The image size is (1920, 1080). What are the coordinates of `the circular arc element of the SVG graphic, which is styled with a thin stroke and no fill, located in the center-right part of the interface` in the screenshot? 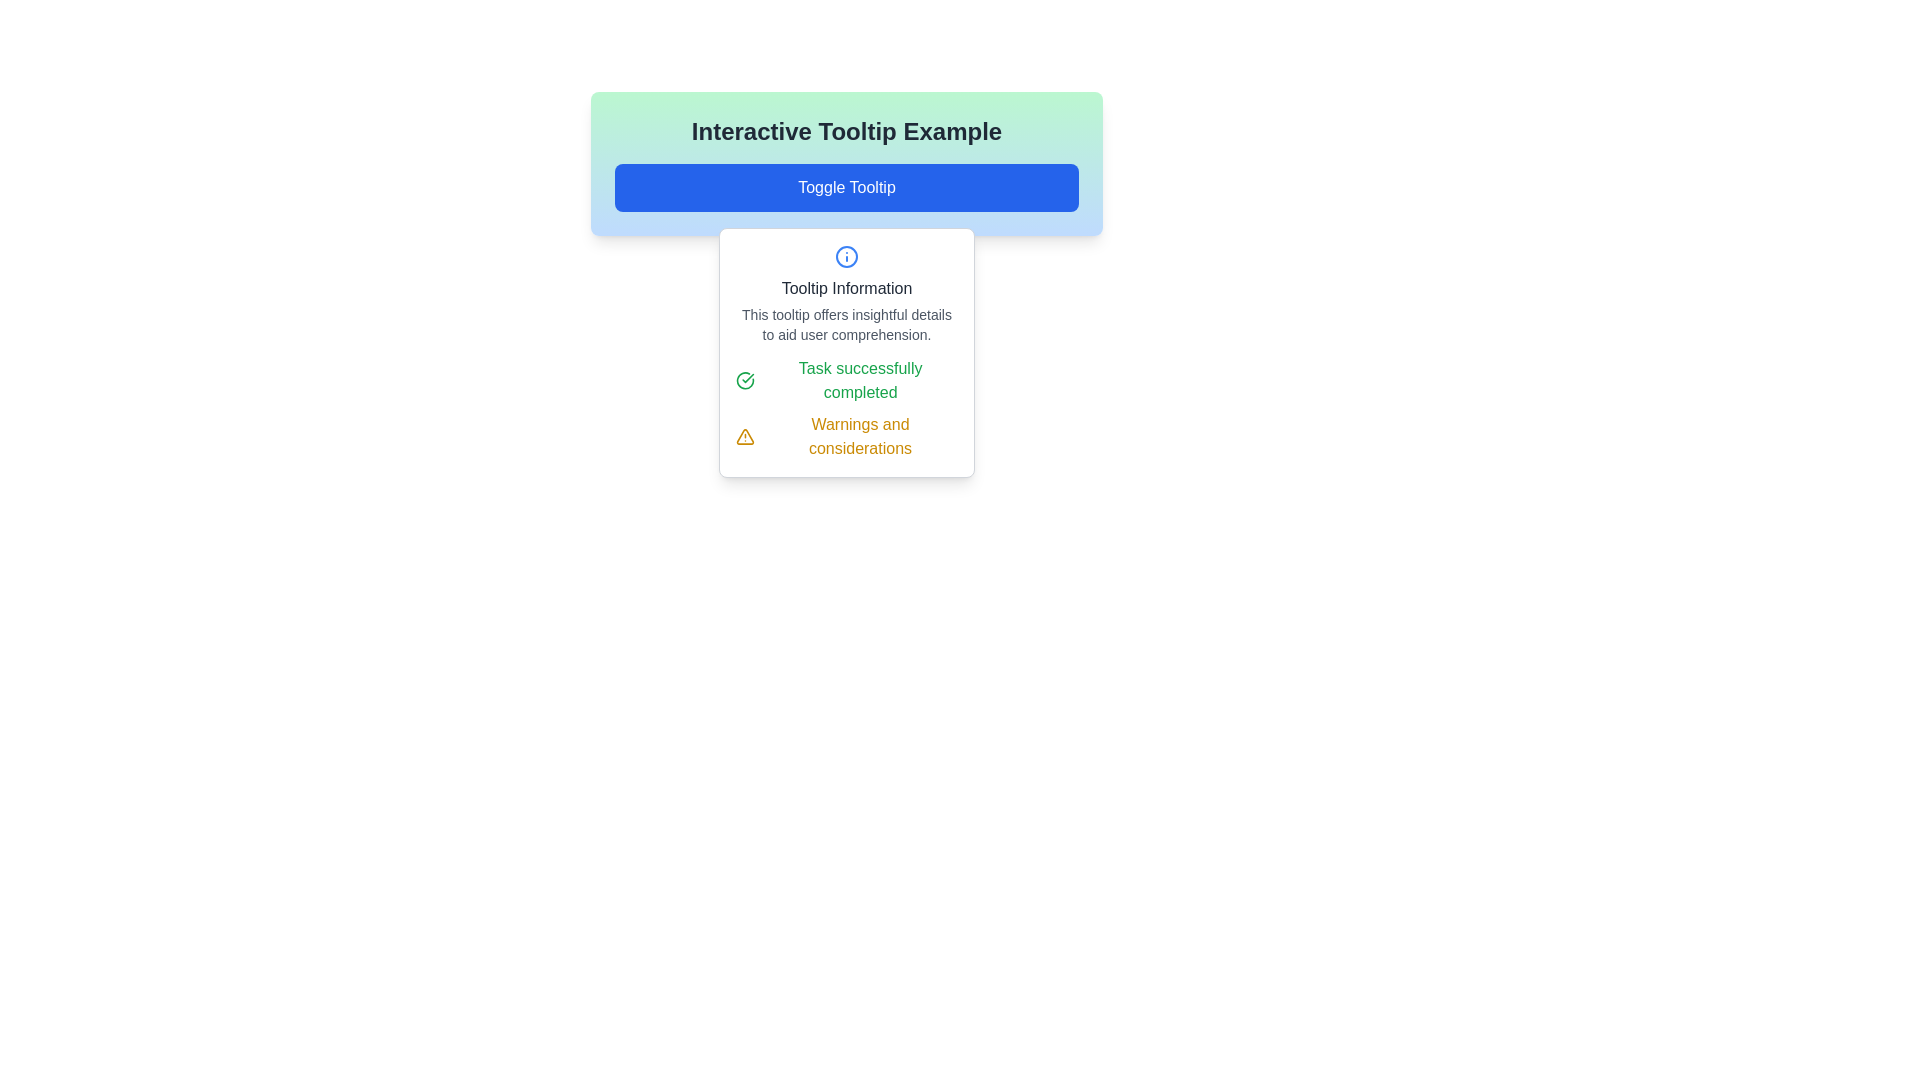 It's located at (744, 381).